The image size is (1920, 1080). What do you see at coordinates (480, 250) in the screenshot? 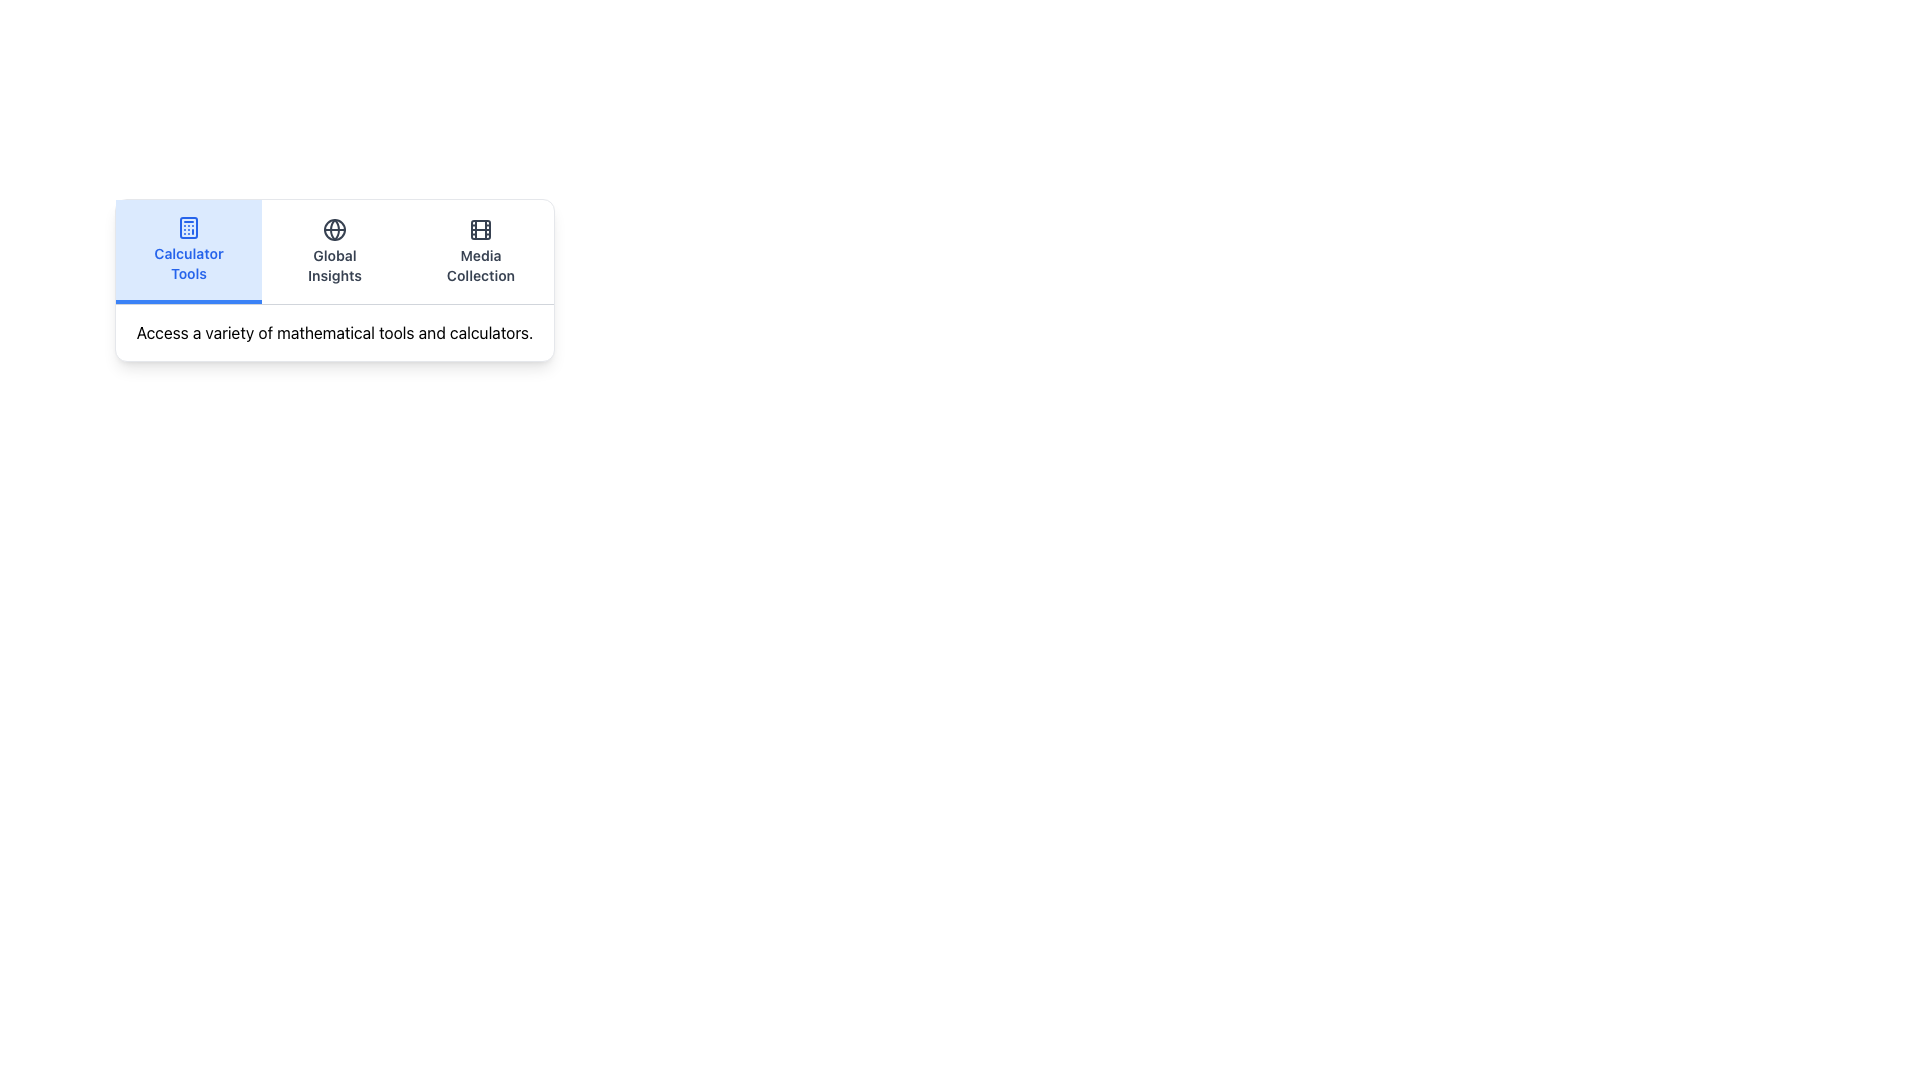
I see `the button for navigating to the 'Media Collection' section, positioned third from the left in a horizontal group of three, flanked by 'Global Insights'` at bounding box center [480, 250].